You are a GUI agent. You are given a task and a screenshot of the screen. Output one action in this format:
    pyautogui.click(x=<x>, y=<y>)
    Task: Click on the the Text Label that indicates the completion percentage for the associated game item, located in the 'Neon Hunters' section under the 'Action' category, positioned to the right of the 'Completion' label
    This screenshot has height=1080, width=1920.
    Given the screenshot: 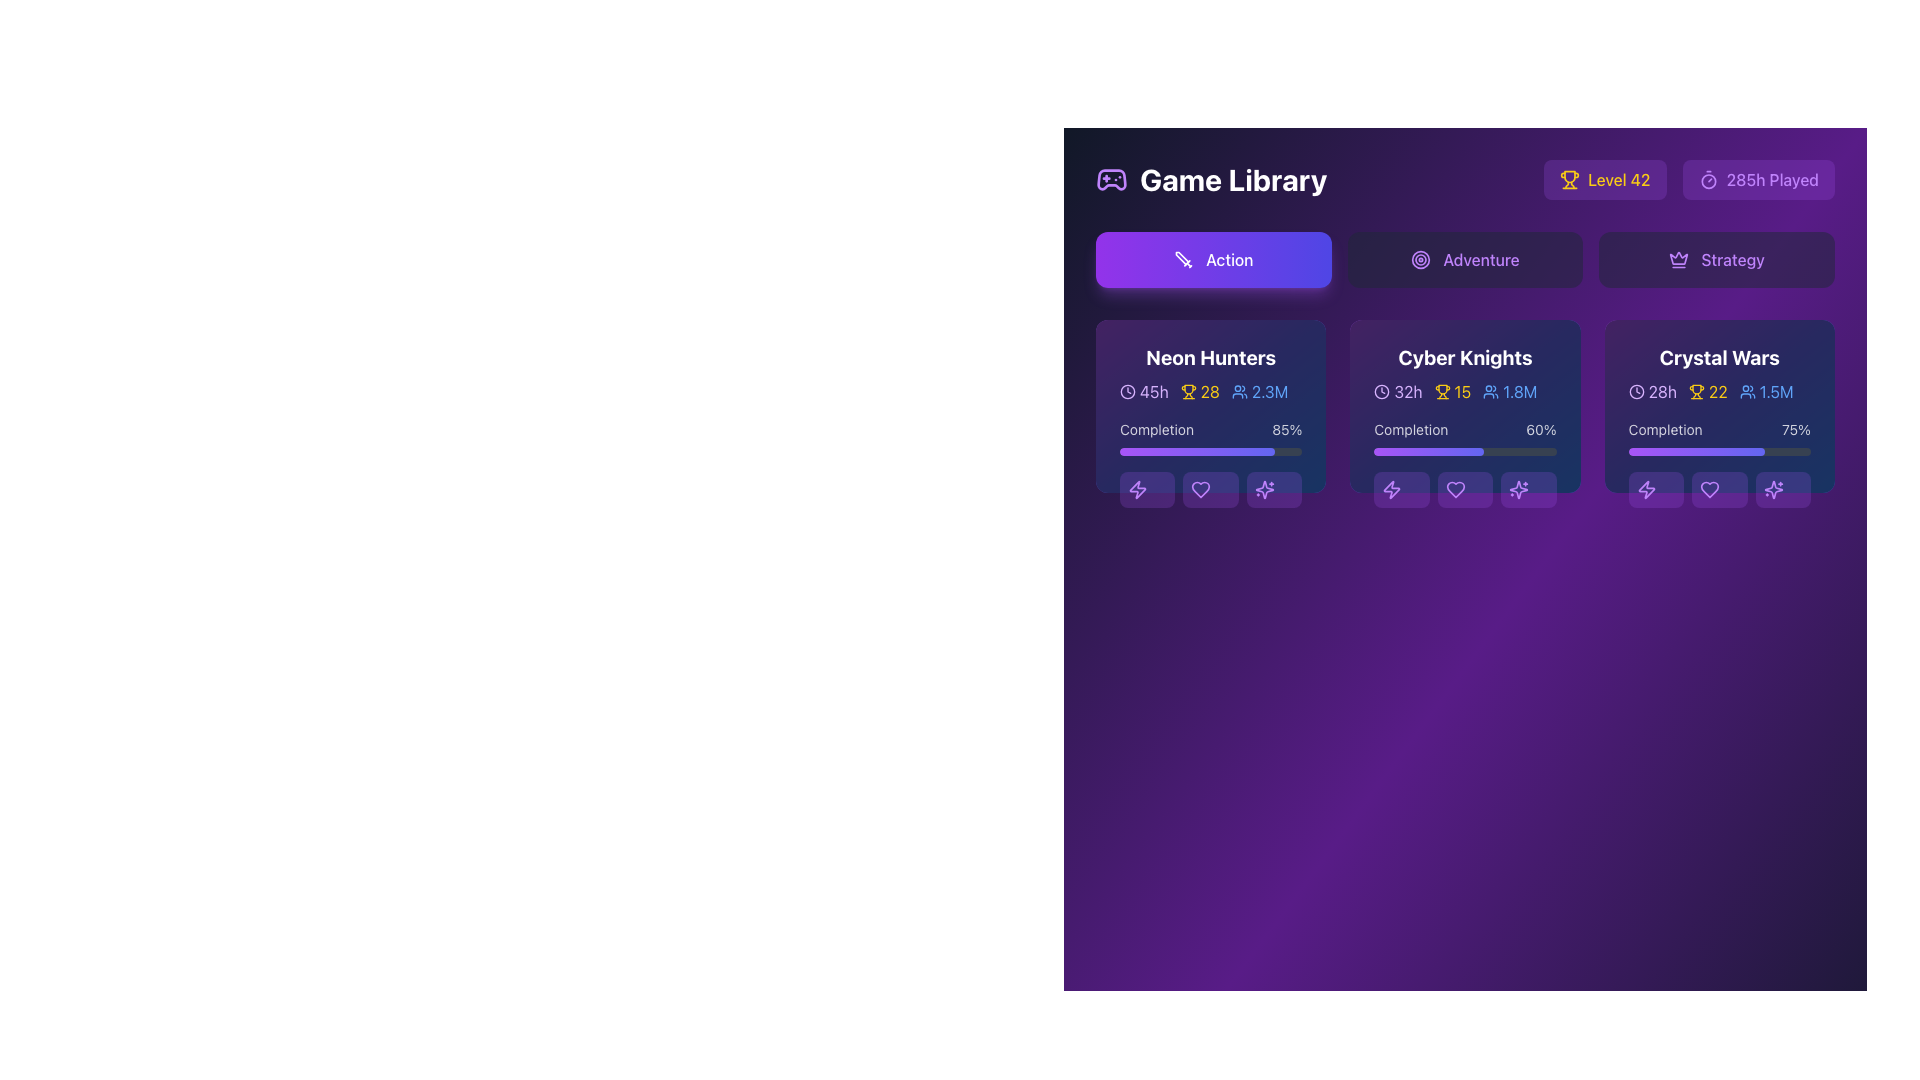 What is the action you would take?
    pyautogui.click(x=1287, y=428)
    